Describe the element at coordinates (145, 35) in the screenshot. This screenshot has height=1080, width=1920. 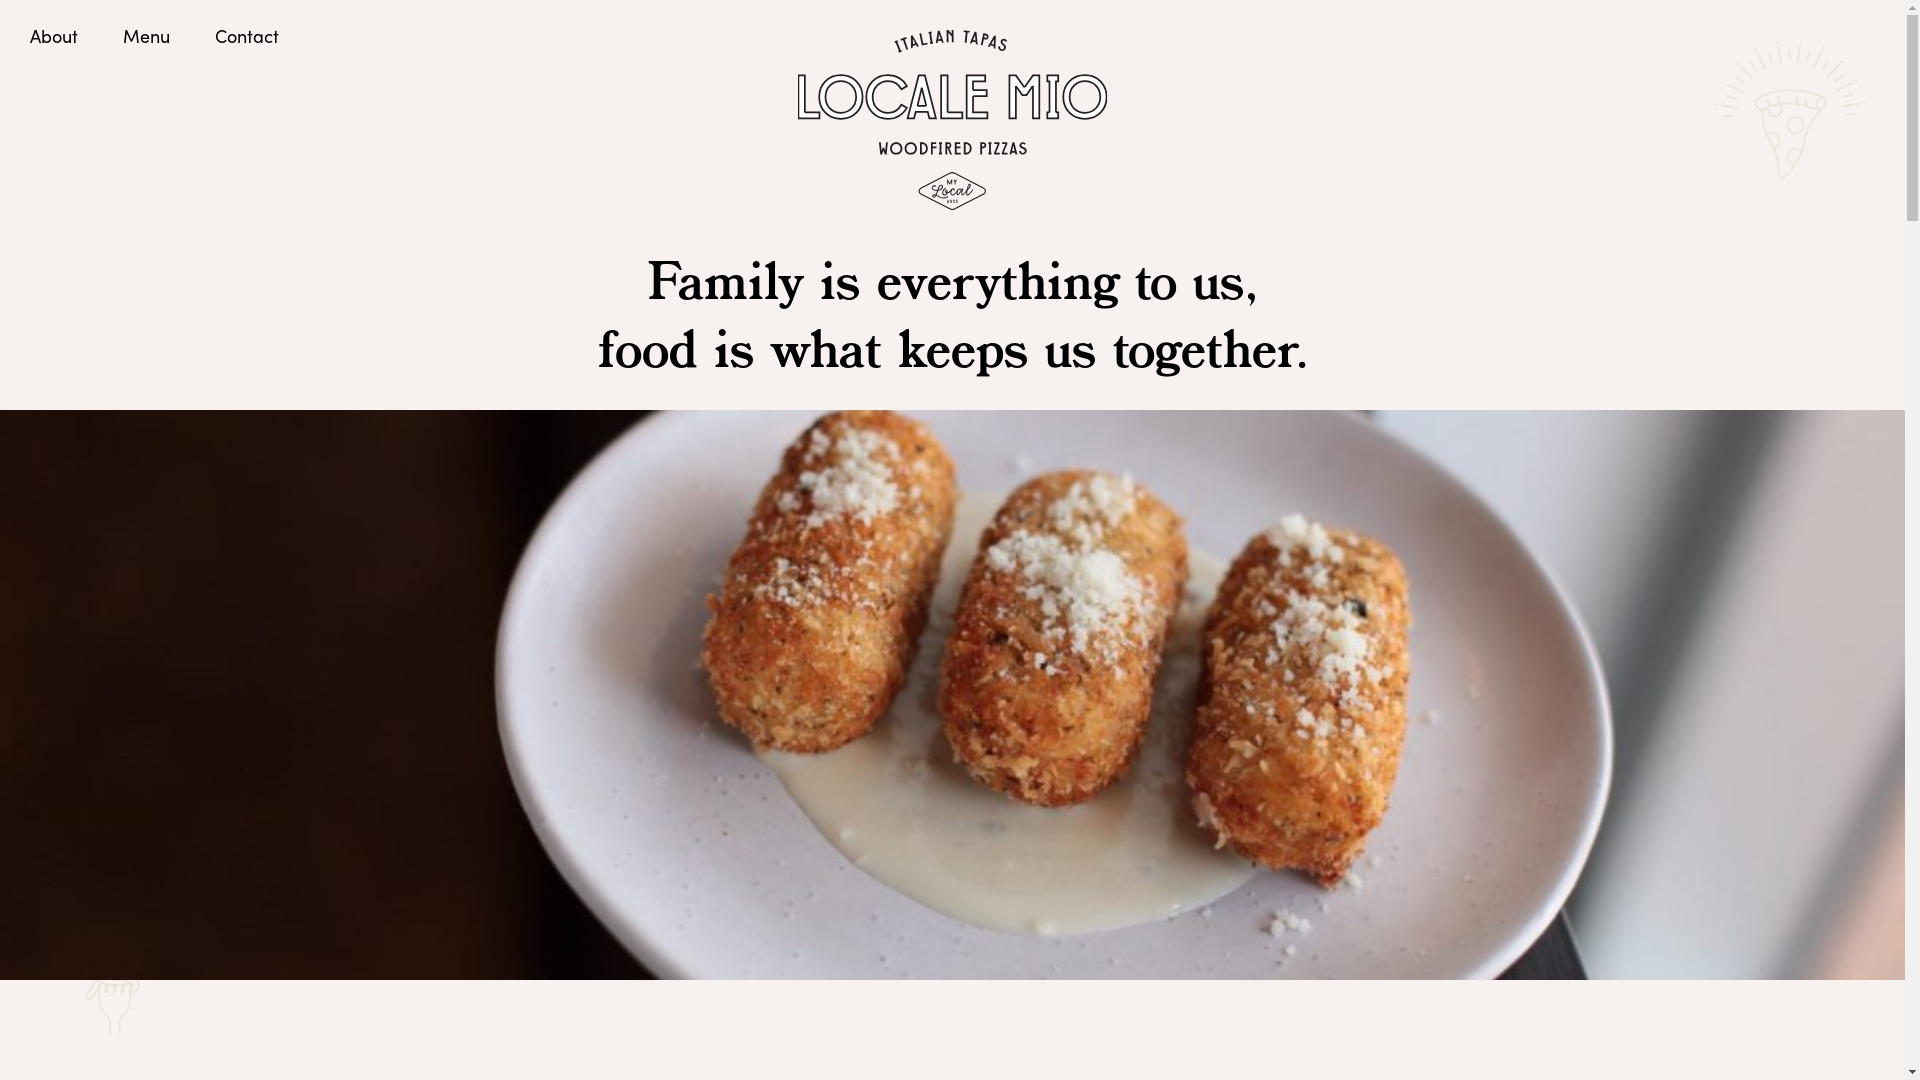
I see `'Menu'` at that location.